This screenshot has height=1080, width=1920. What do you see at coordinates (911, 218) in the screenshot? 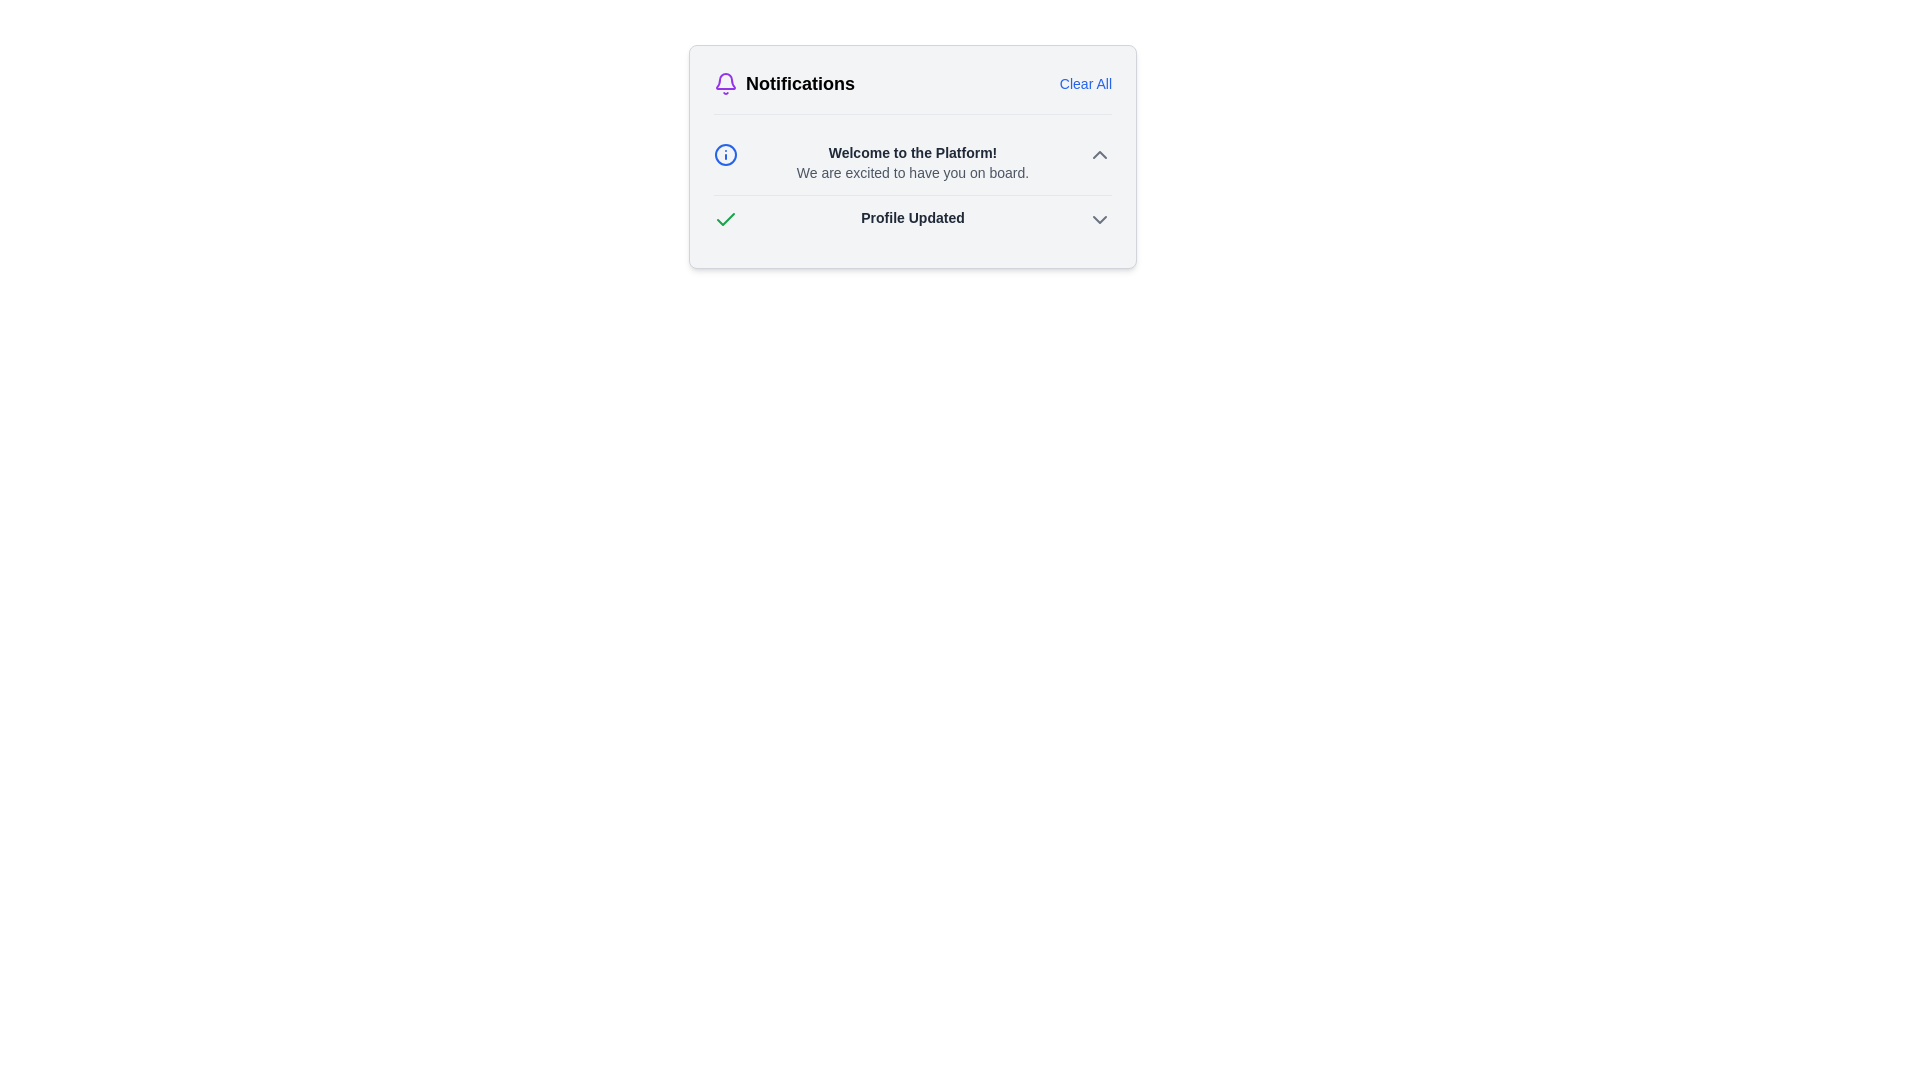
I see `the 'Profile Updated' text label located within the notification card under the 'Notifications' heading` at bounding box center [911, 218].